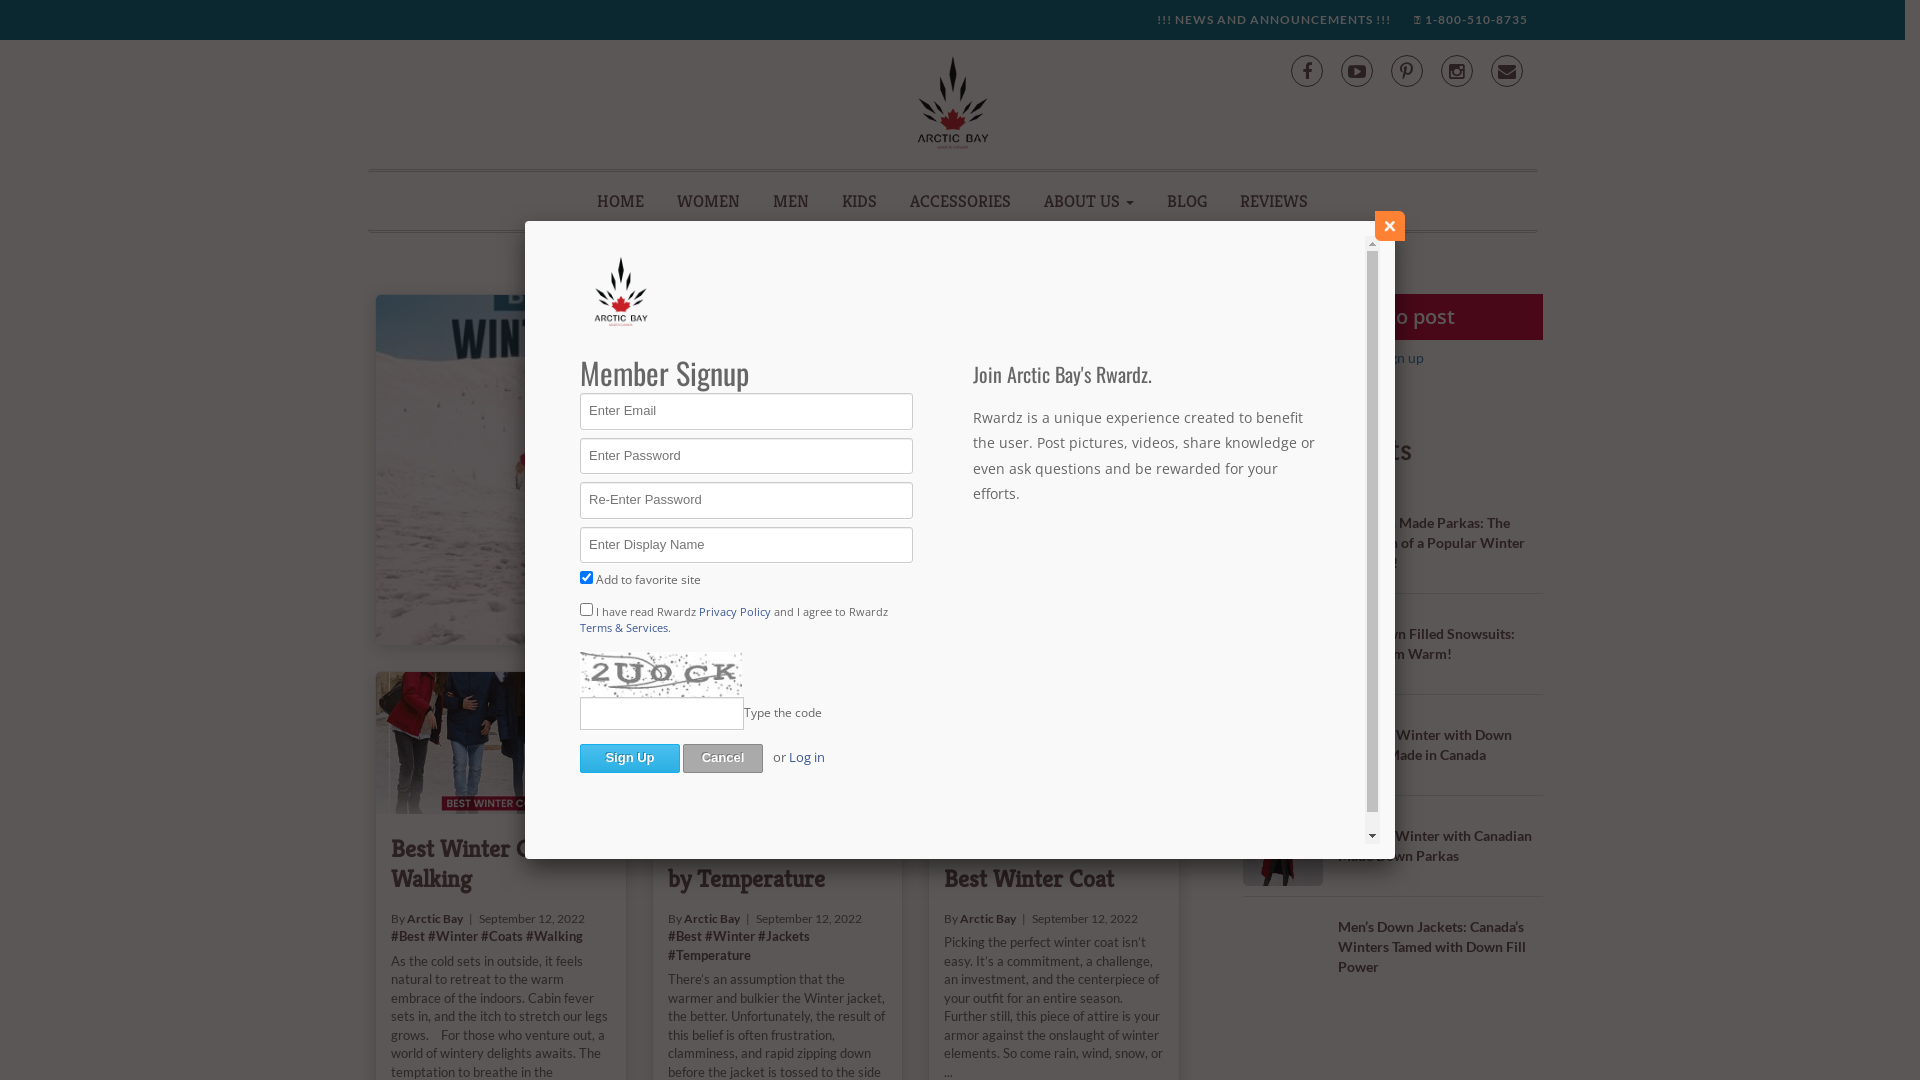  I want to click on 'Login to post', so click(1391, 315).